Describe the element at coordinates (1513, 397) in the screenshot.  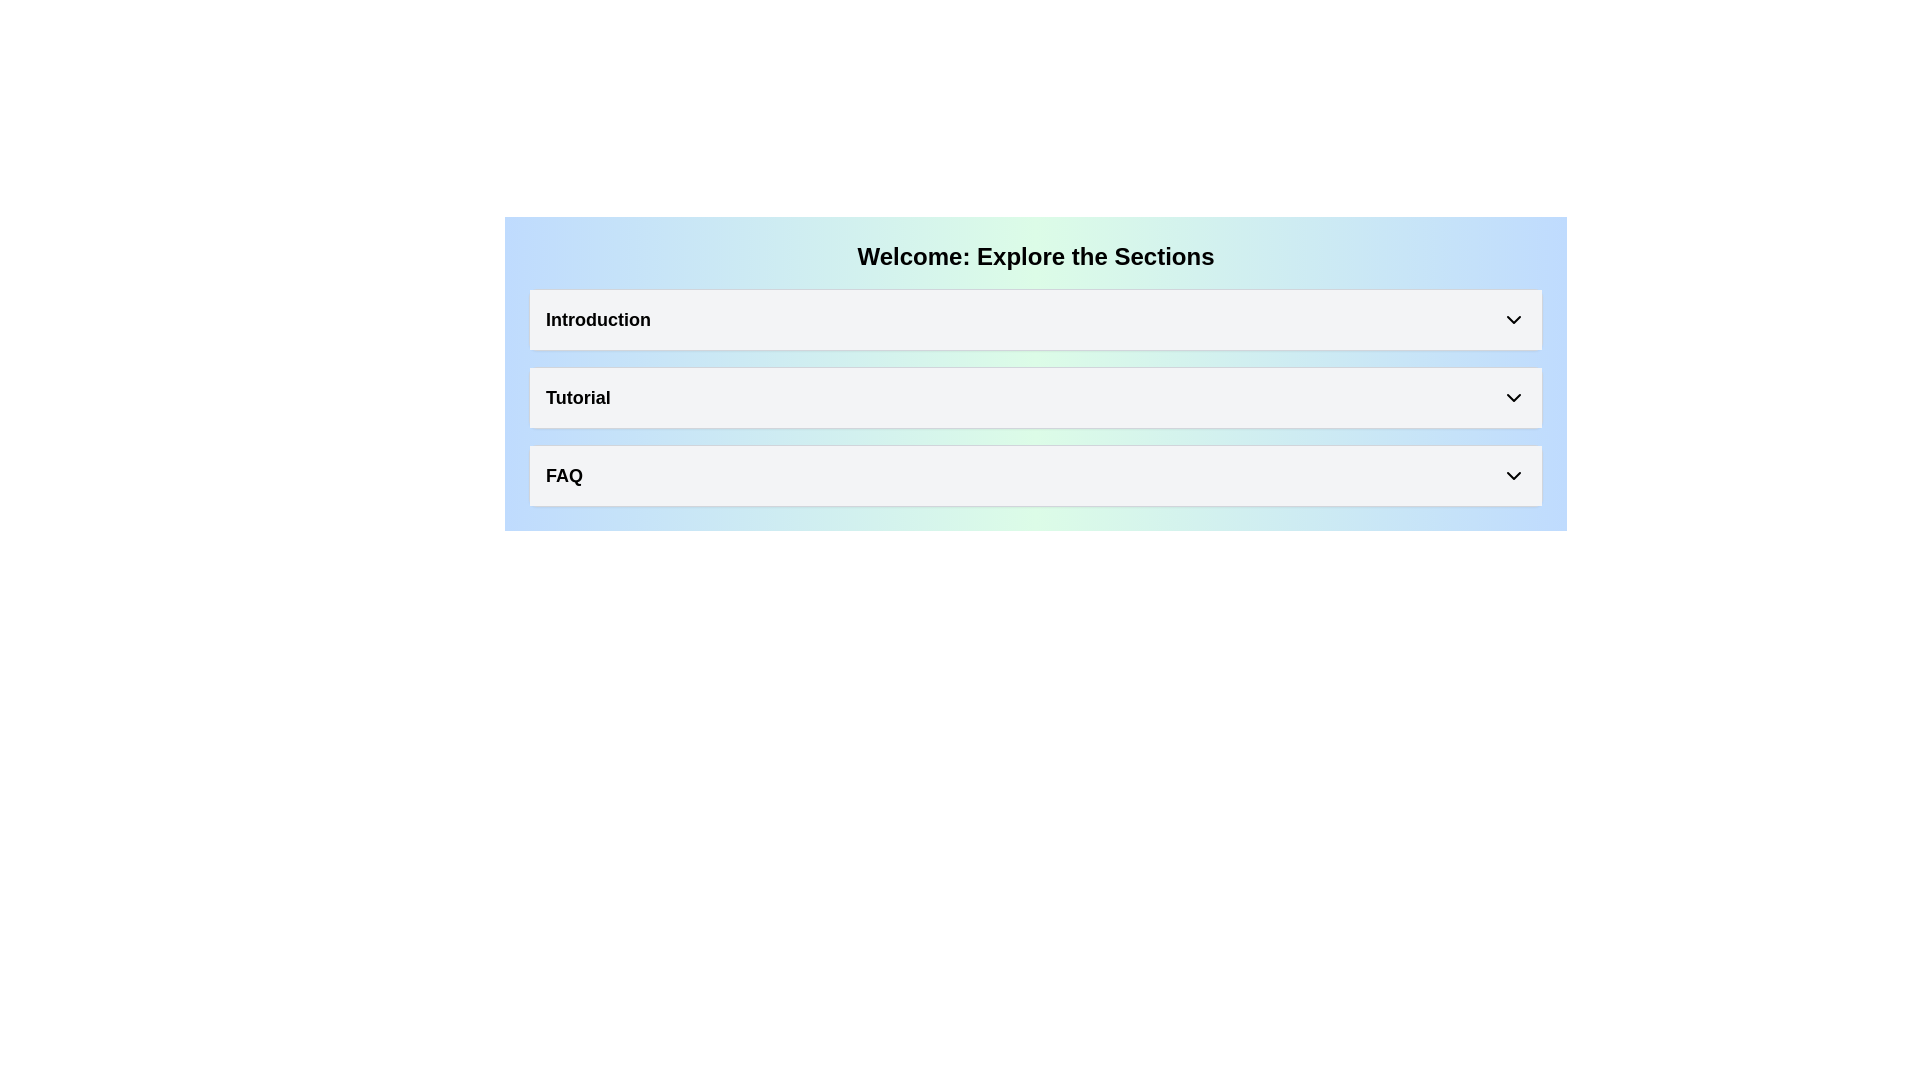
I see `the downwards pointing chevron icon located on the rightmost side of the 'Tutorial' section header` at that location.